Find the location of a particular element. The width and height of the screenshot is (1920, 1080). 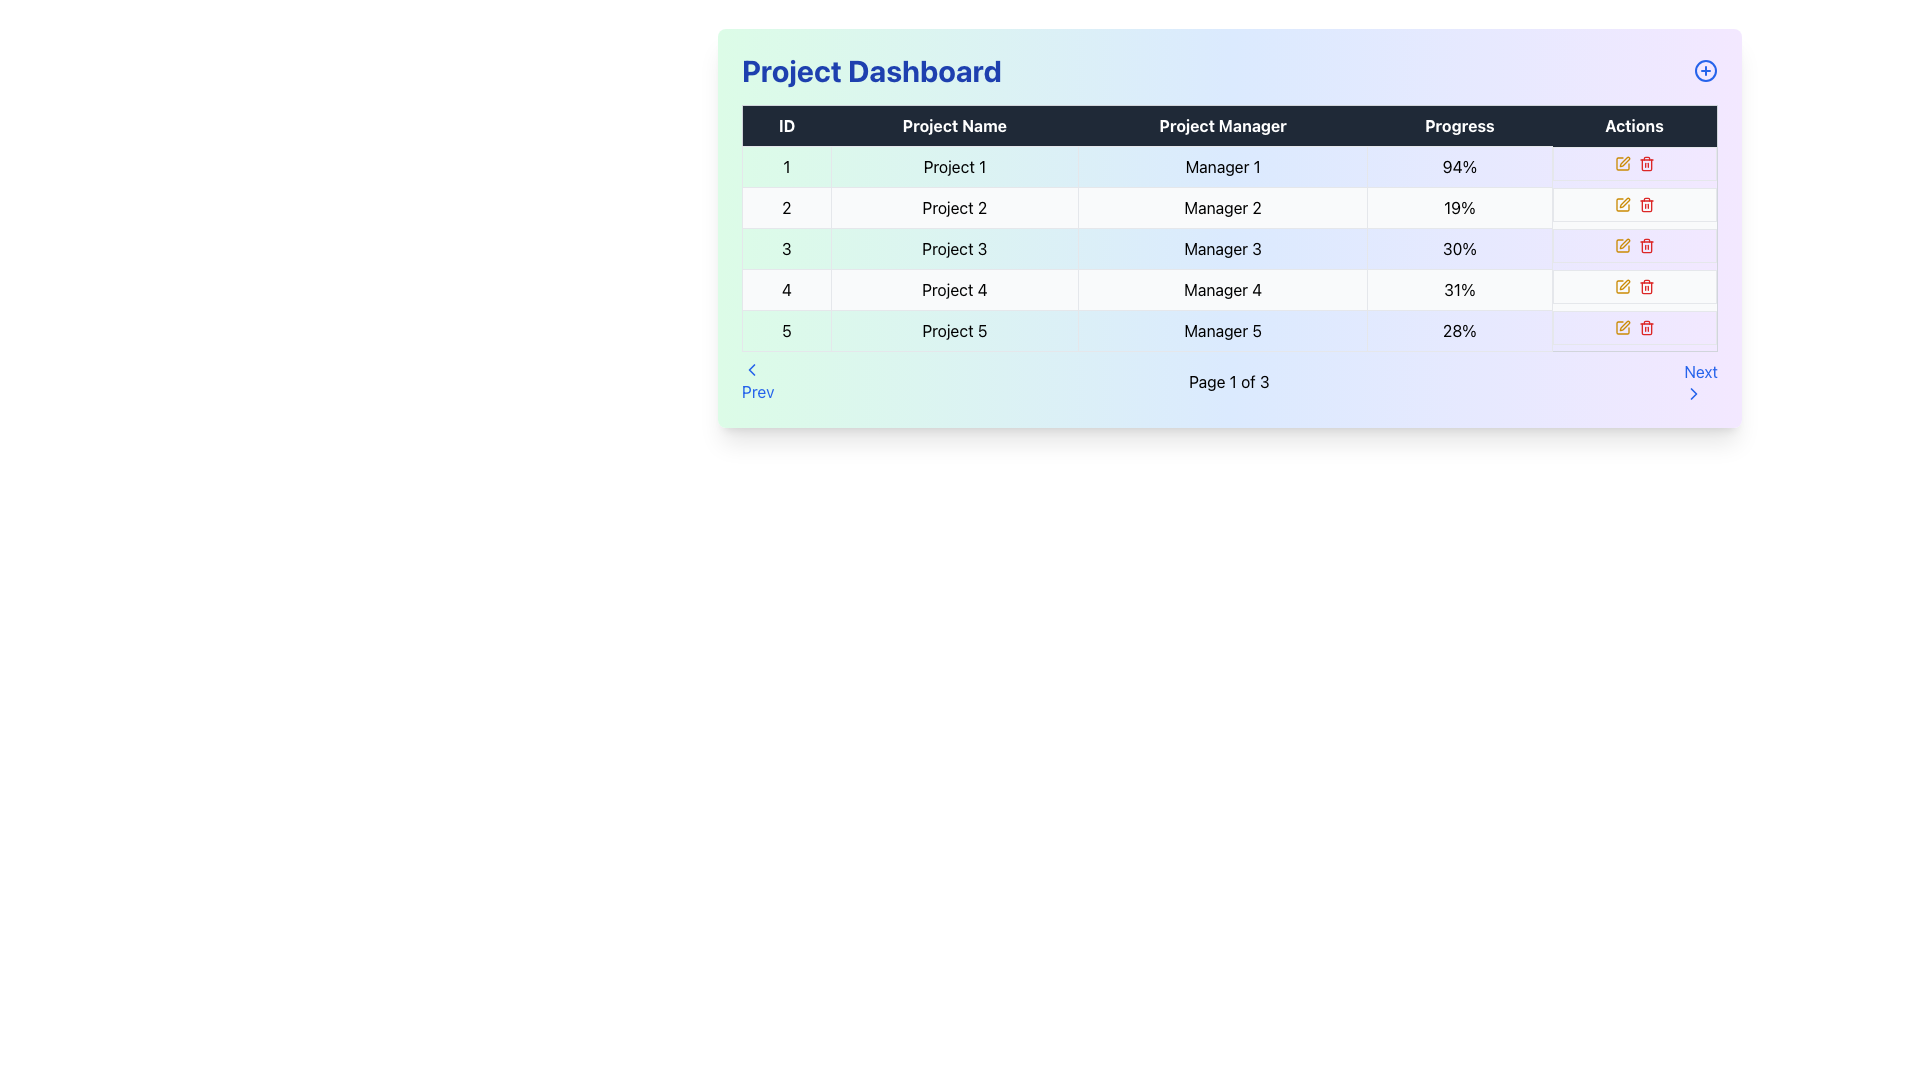

the delete button located in the Actions column of the table, specifically the second icon in the third row is located at coordinates (1646, 244).